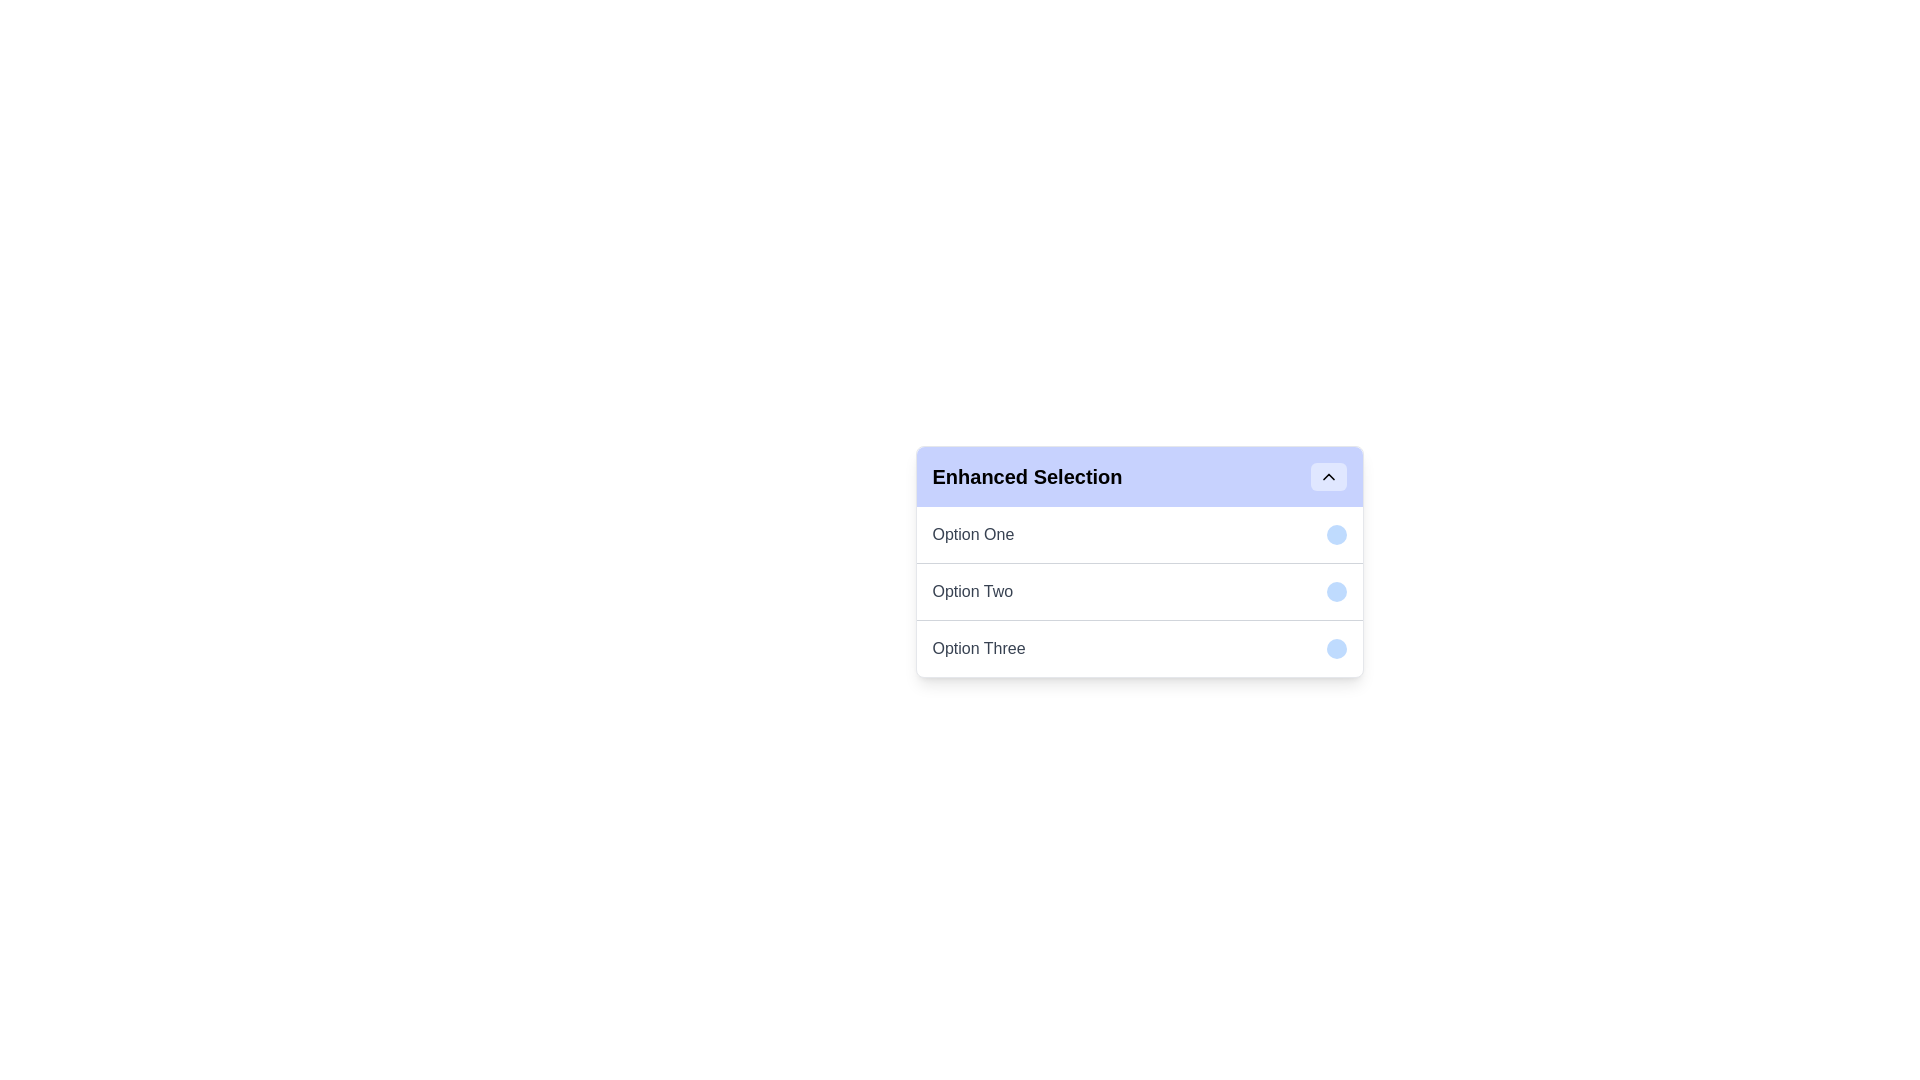 The width and height of the screenshot is (1920, 1080). Describe the element at coordinates (1139, 562) in the screenshot. I see `the Dropdown menu` at that location.